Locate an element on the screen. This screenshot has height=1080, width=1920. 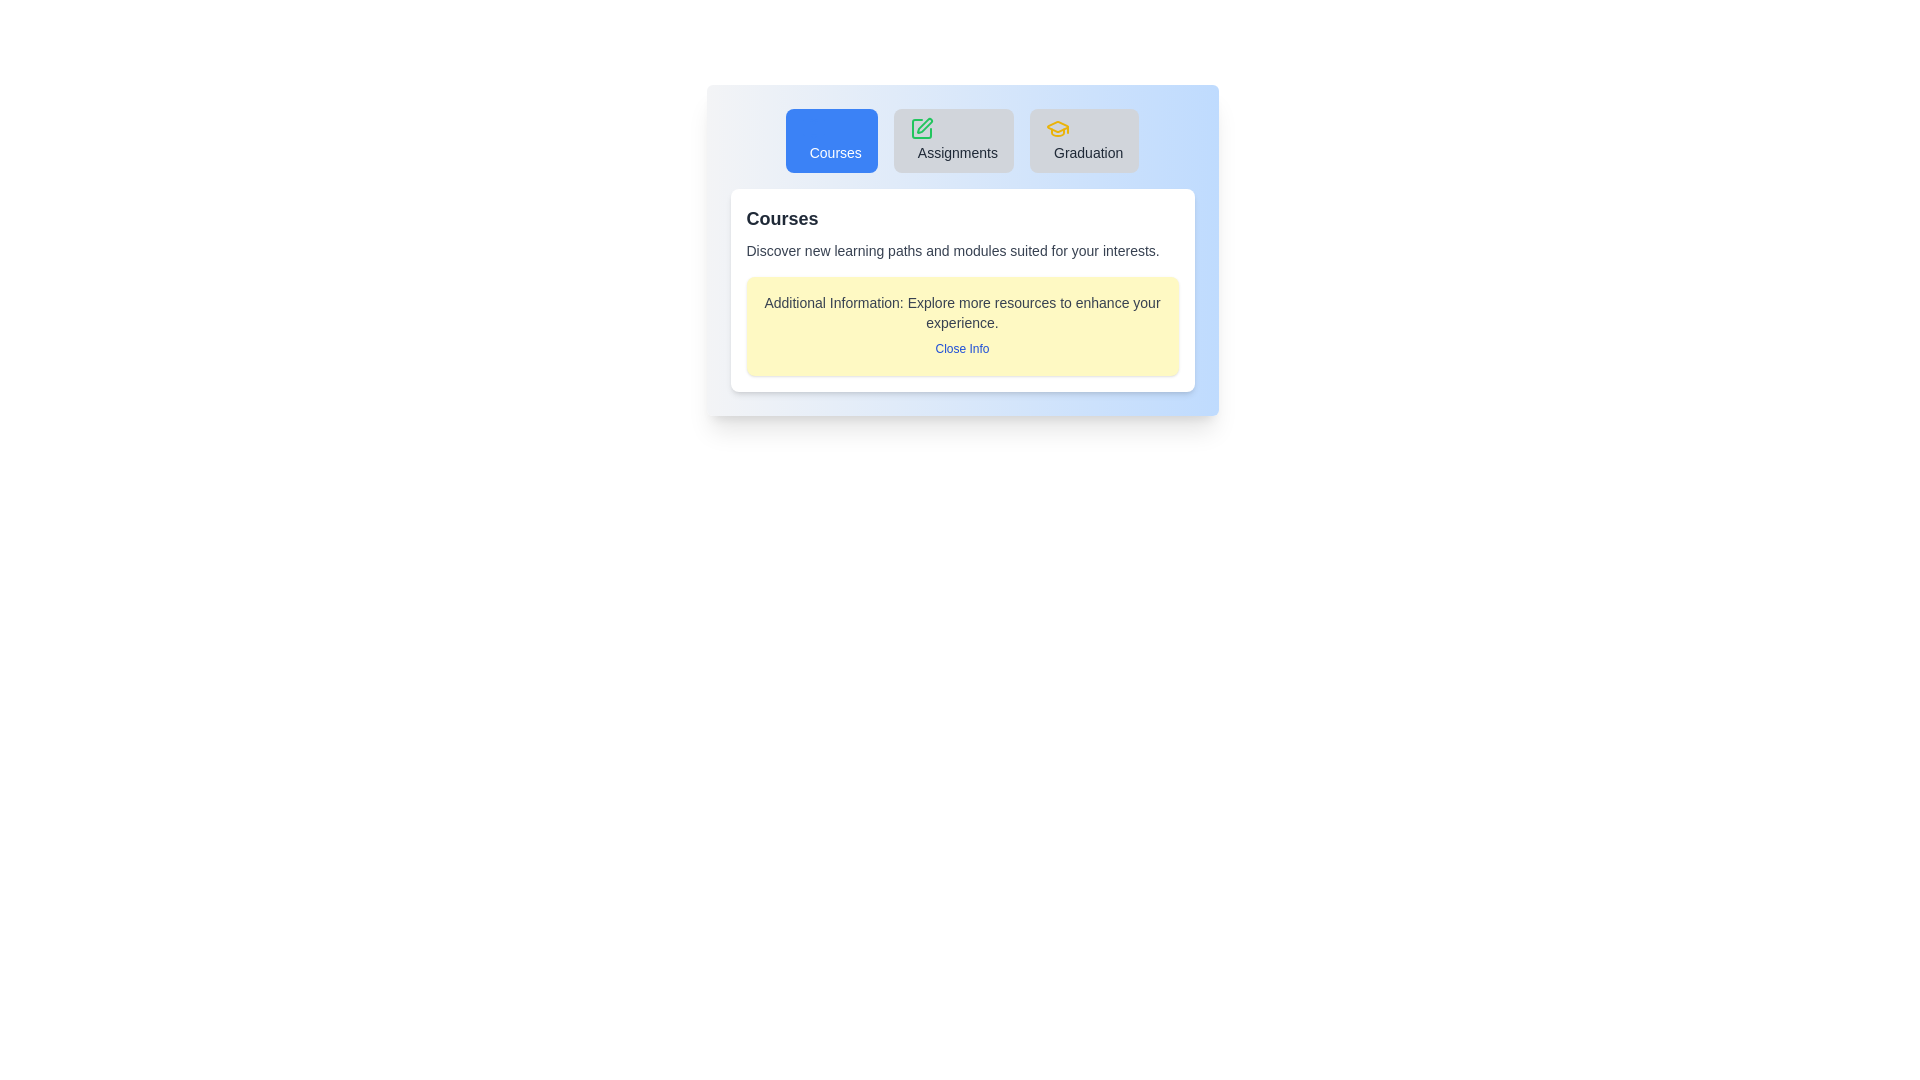
the Assignments tab by clicking its button is located at coordinates (952, 140).